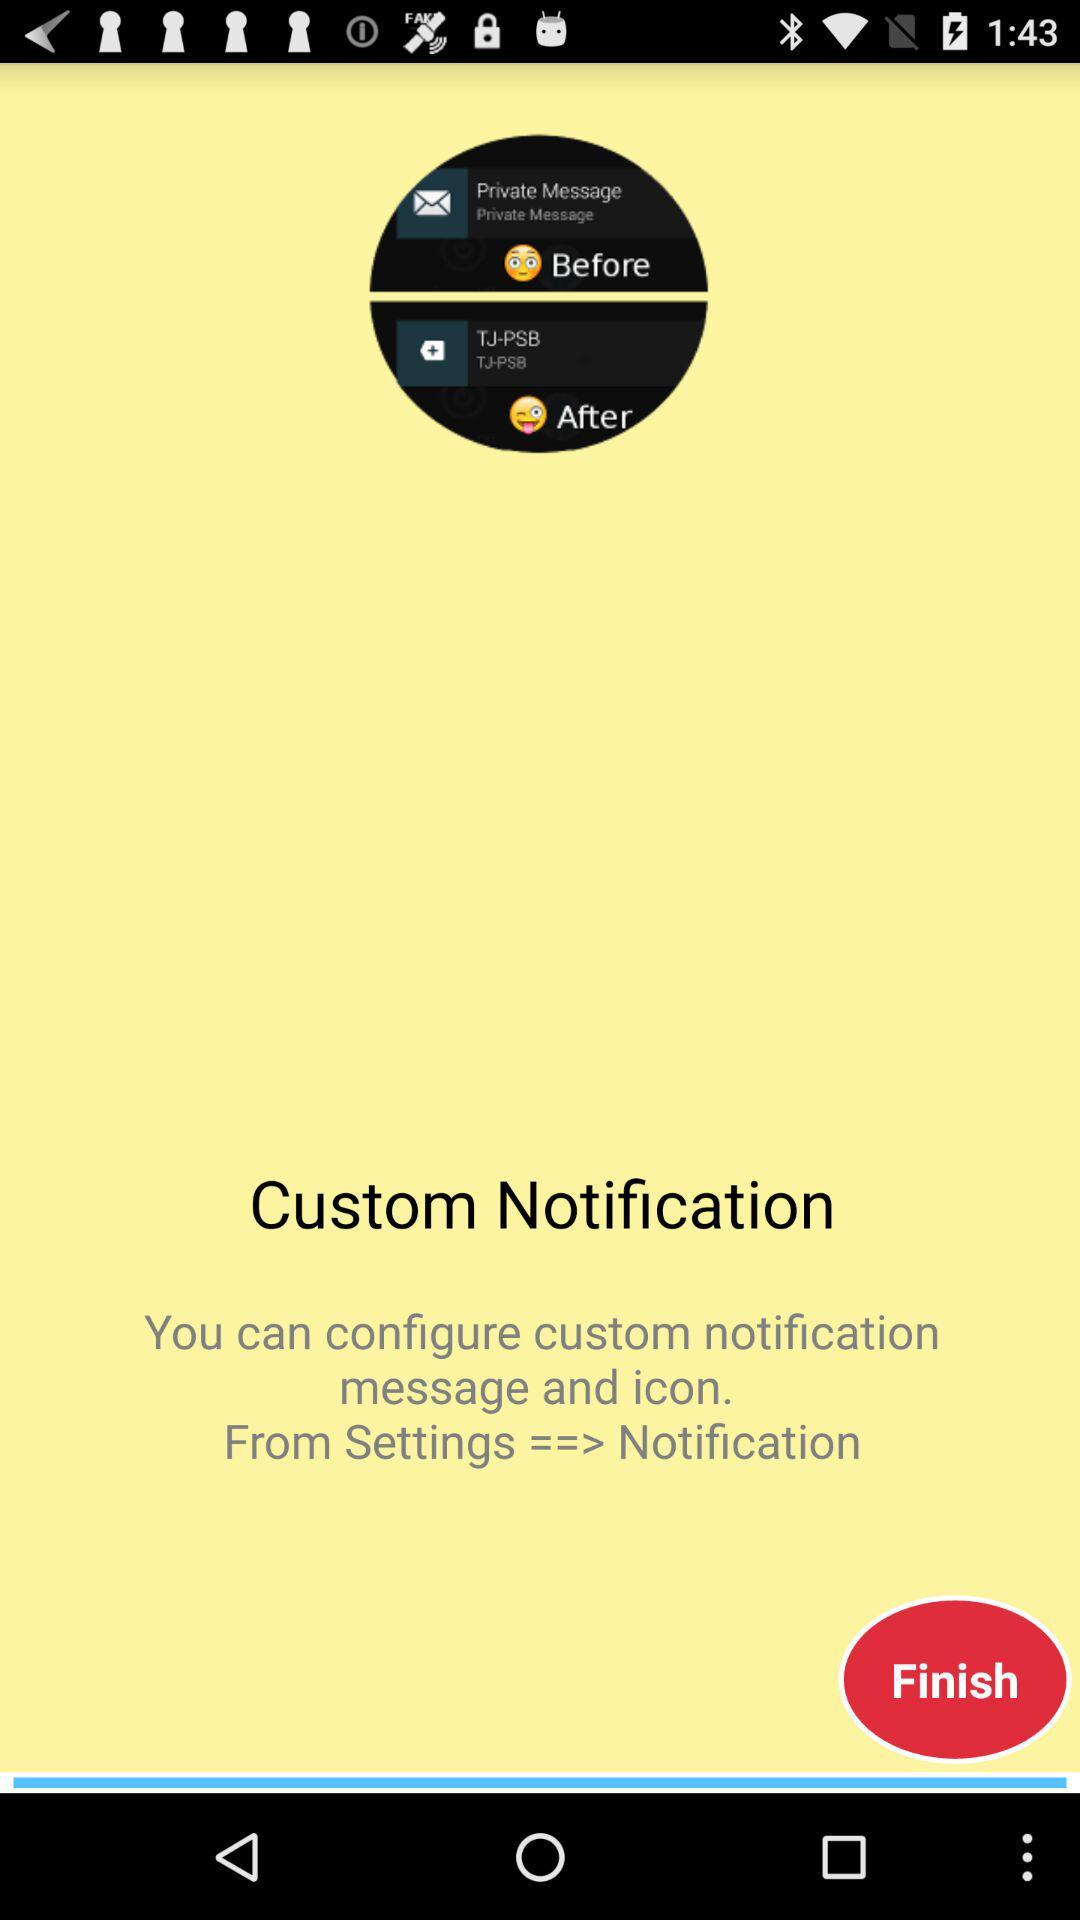  I want to click on app below the you can configure, so click(954, 1679).